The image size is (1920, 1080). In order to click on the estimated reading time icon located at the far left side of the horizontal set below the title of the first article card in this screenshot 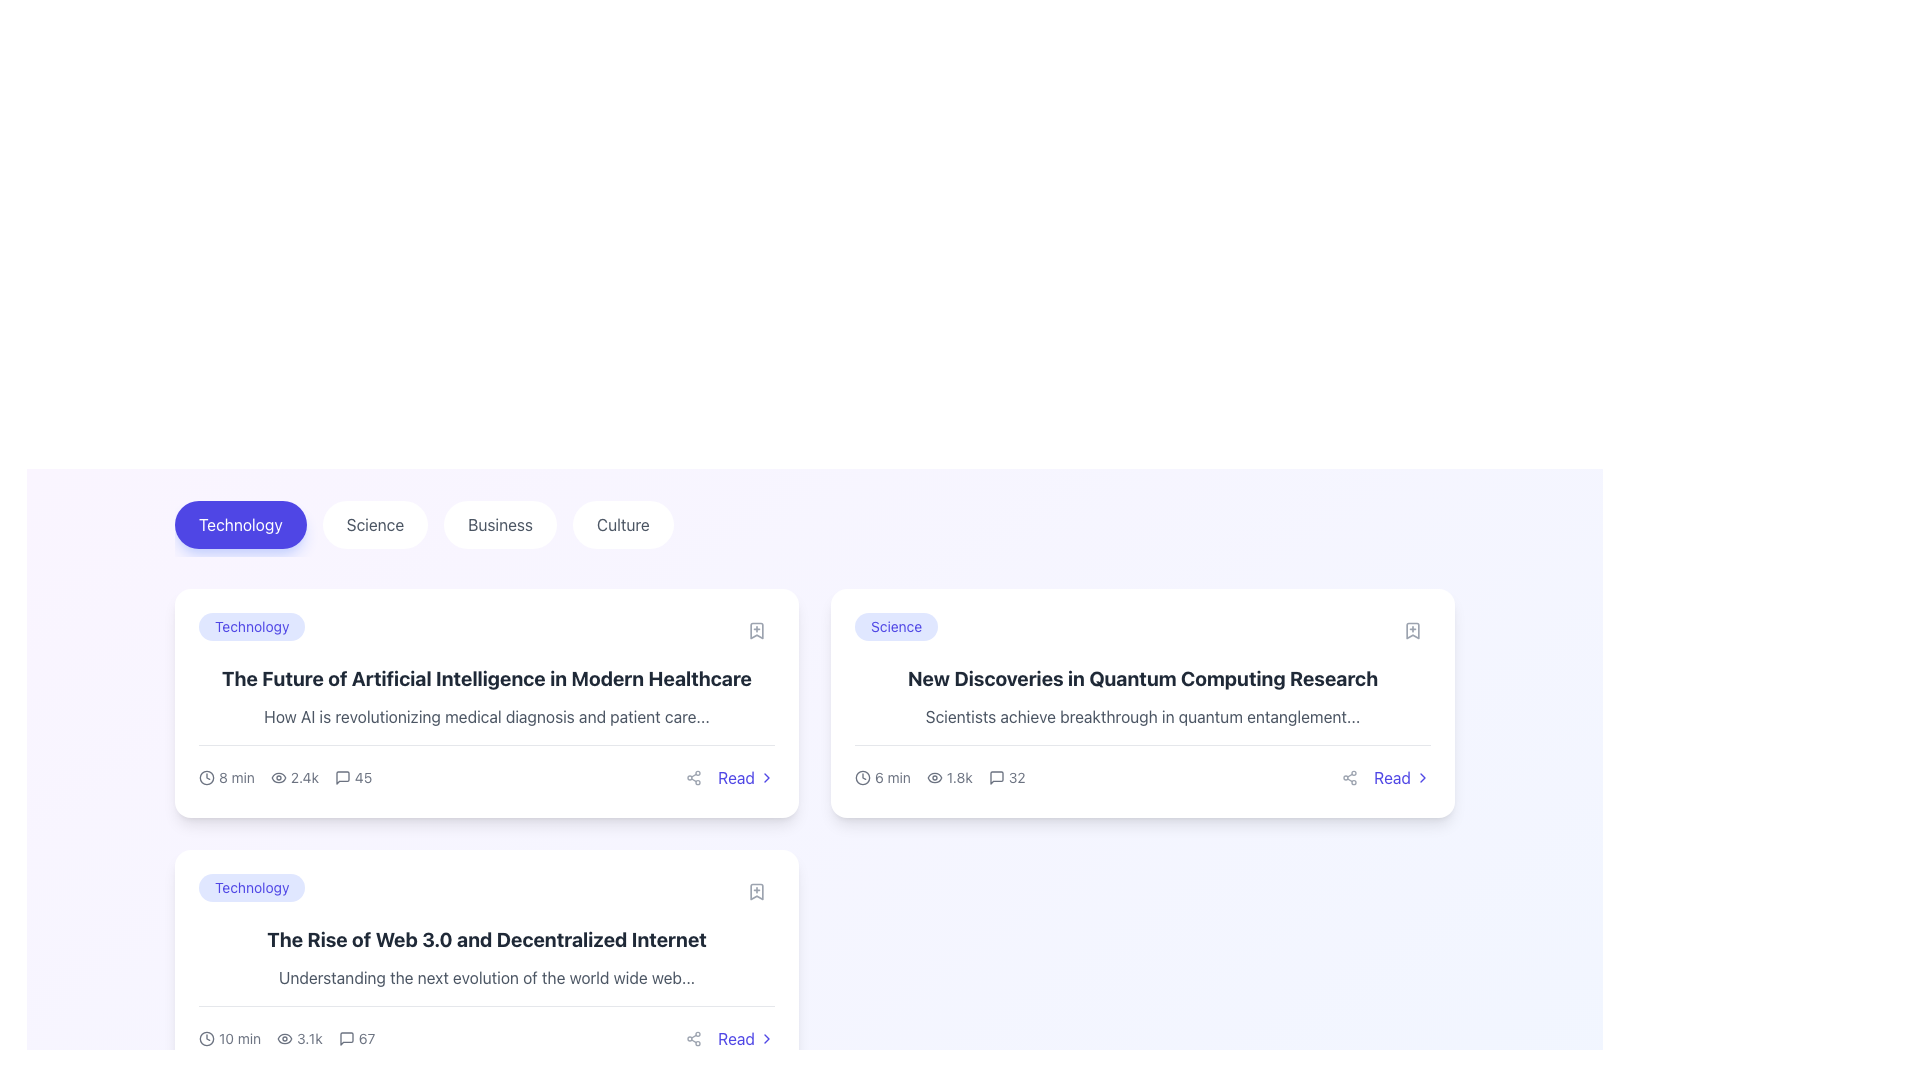, I will do `click(226, 777)`.